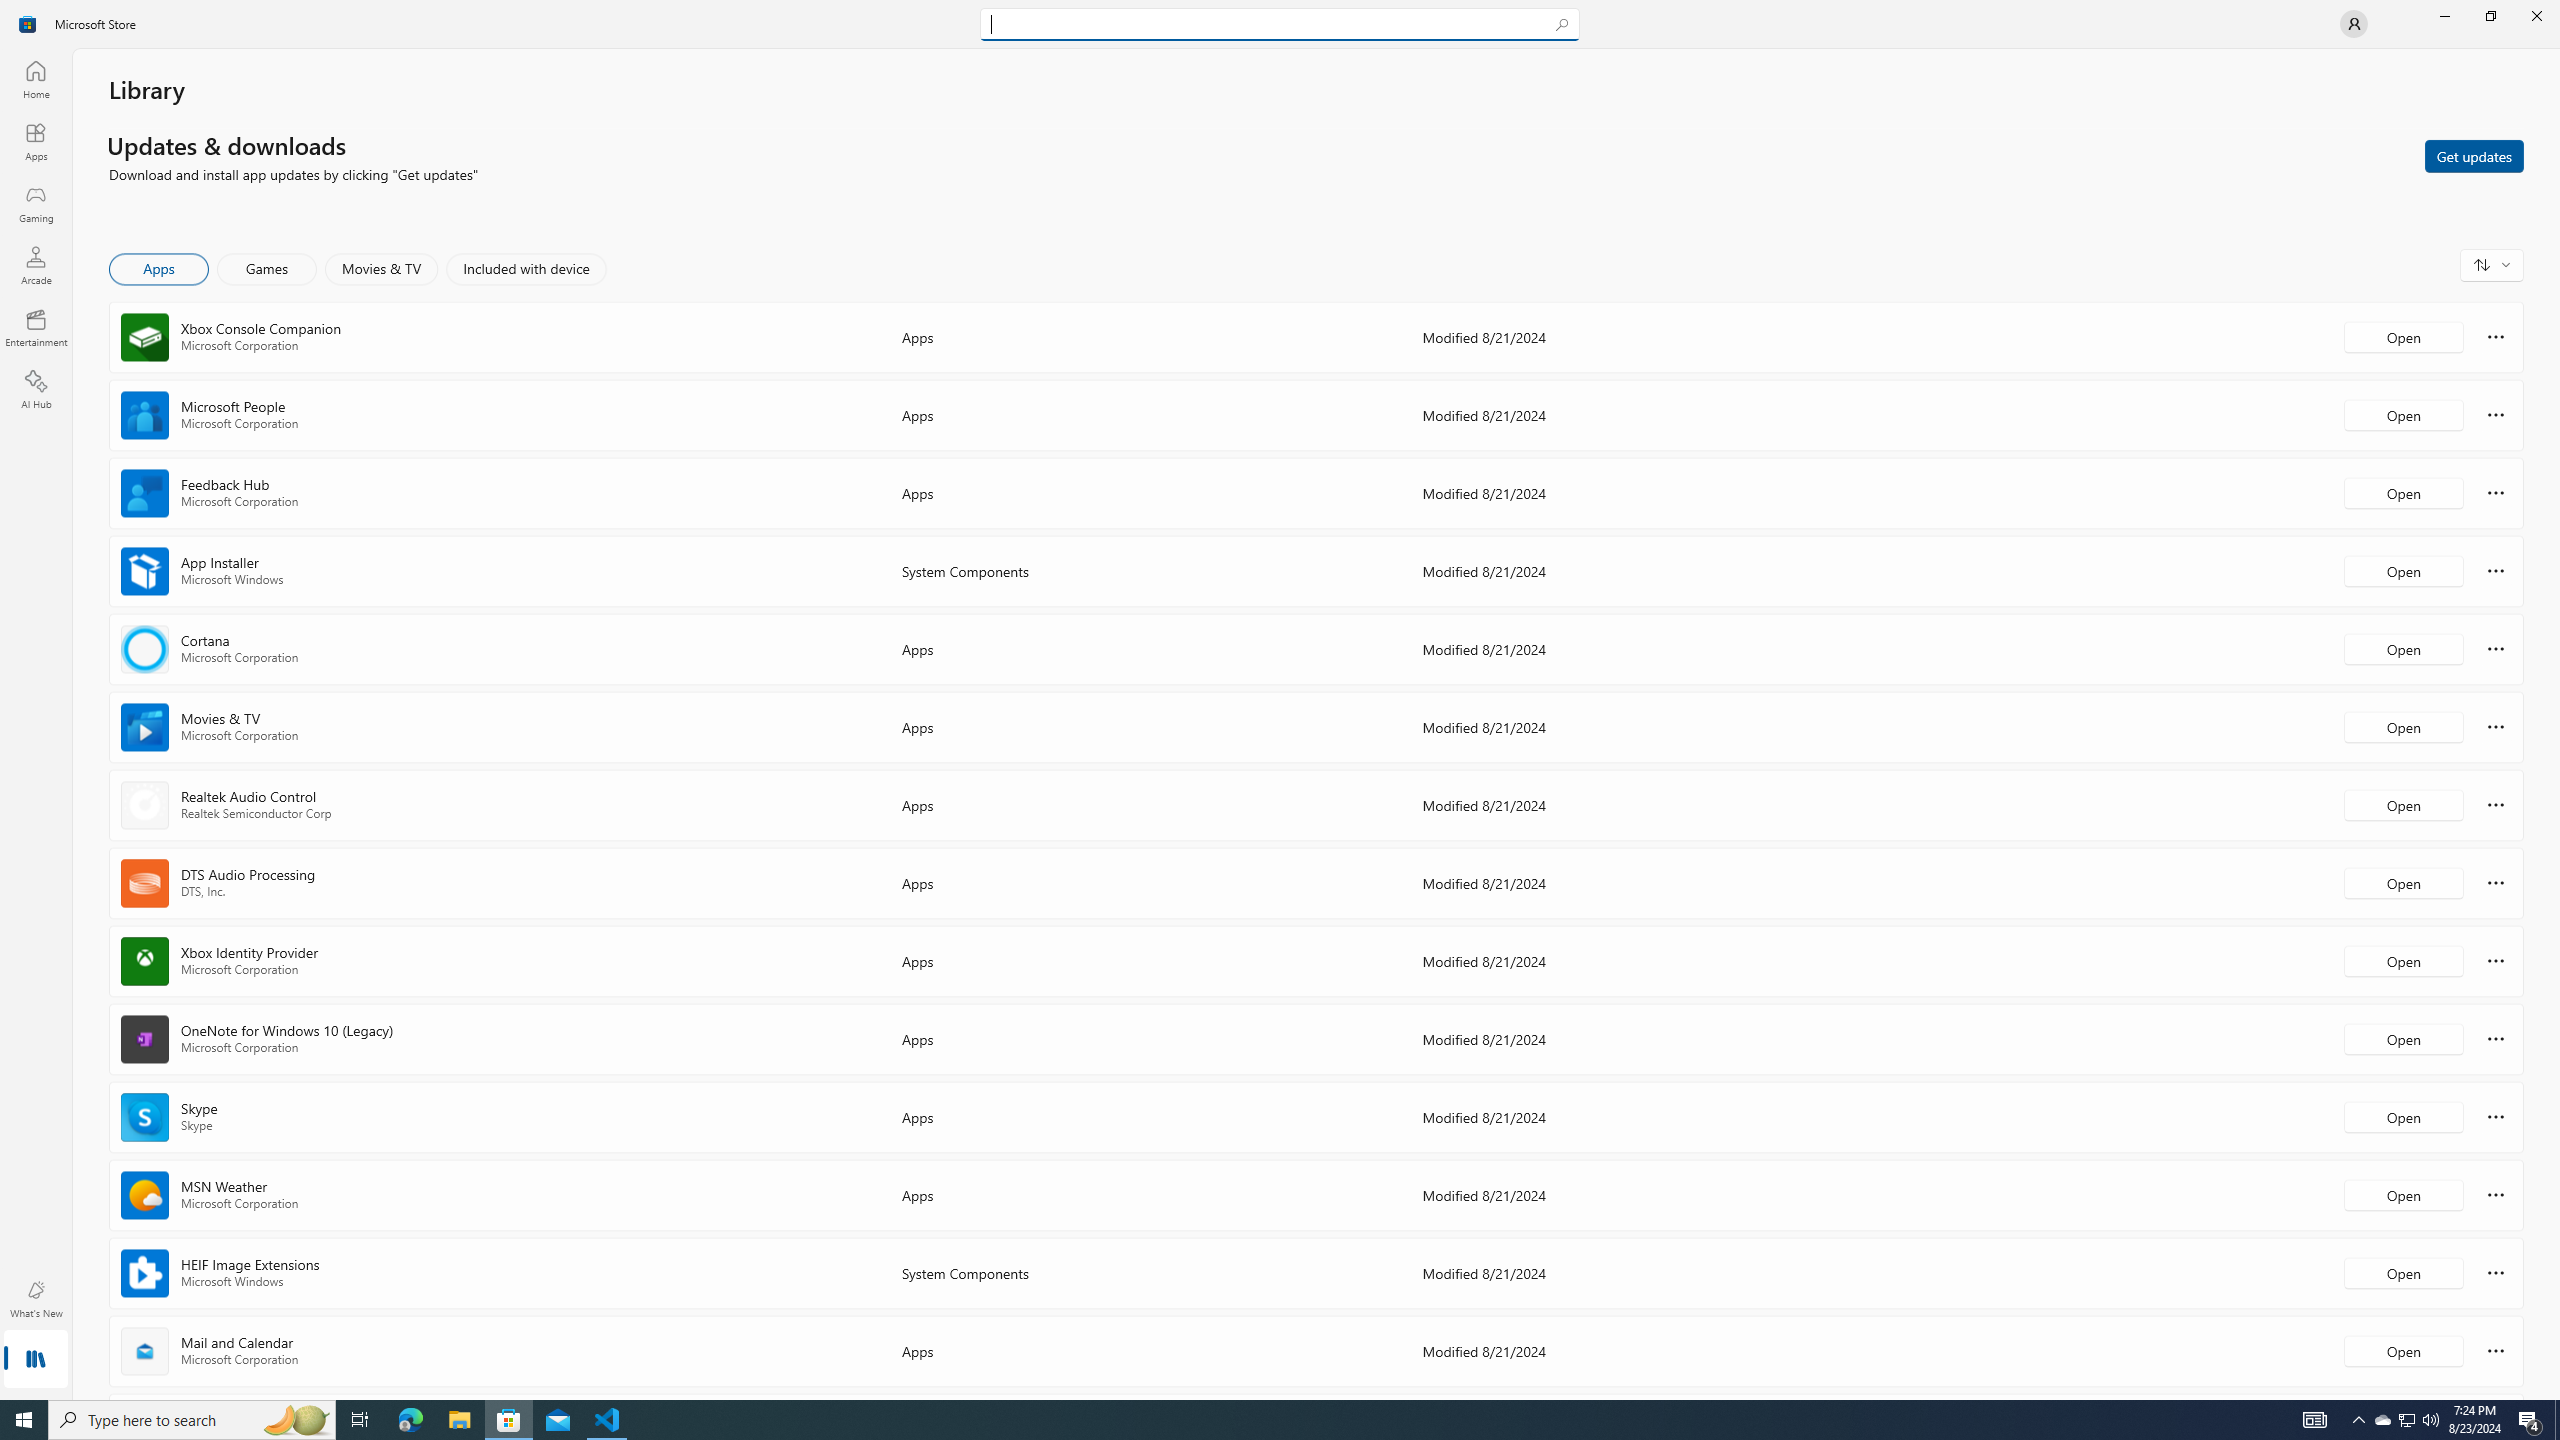  I want to click on 'User profile', so click(2352, 22).